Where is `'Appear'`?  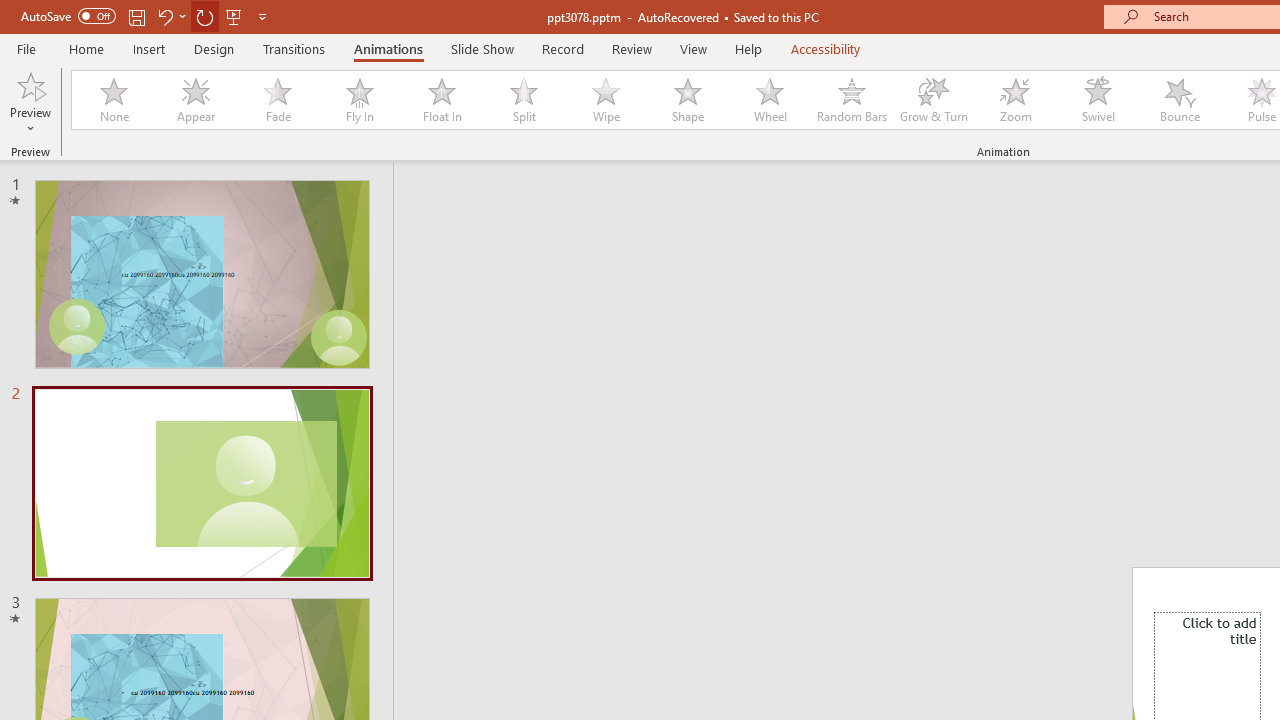 'Appear' is located at coordinates (195, 100).